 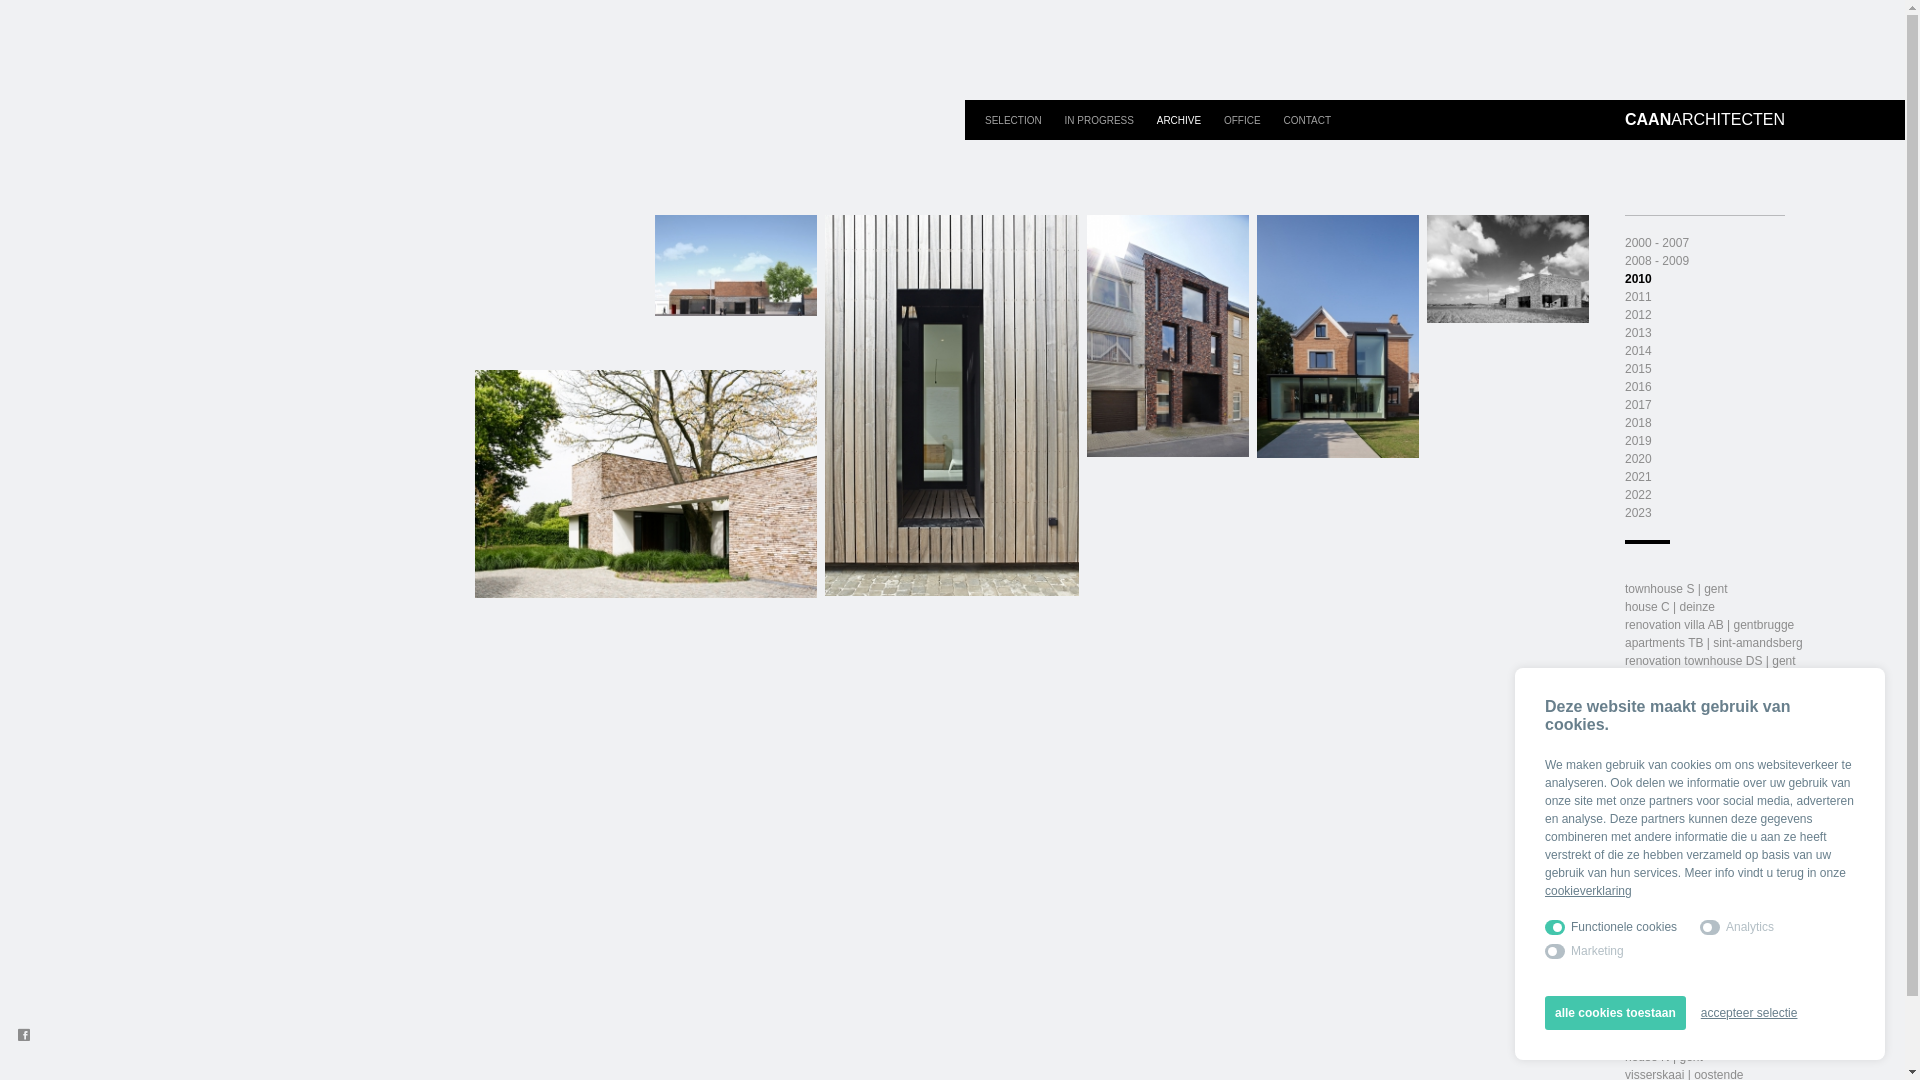 What do you see at coordinates (1638, 405) in the screenshot?
I see `'2017'` at bounding box center [1638, 405].